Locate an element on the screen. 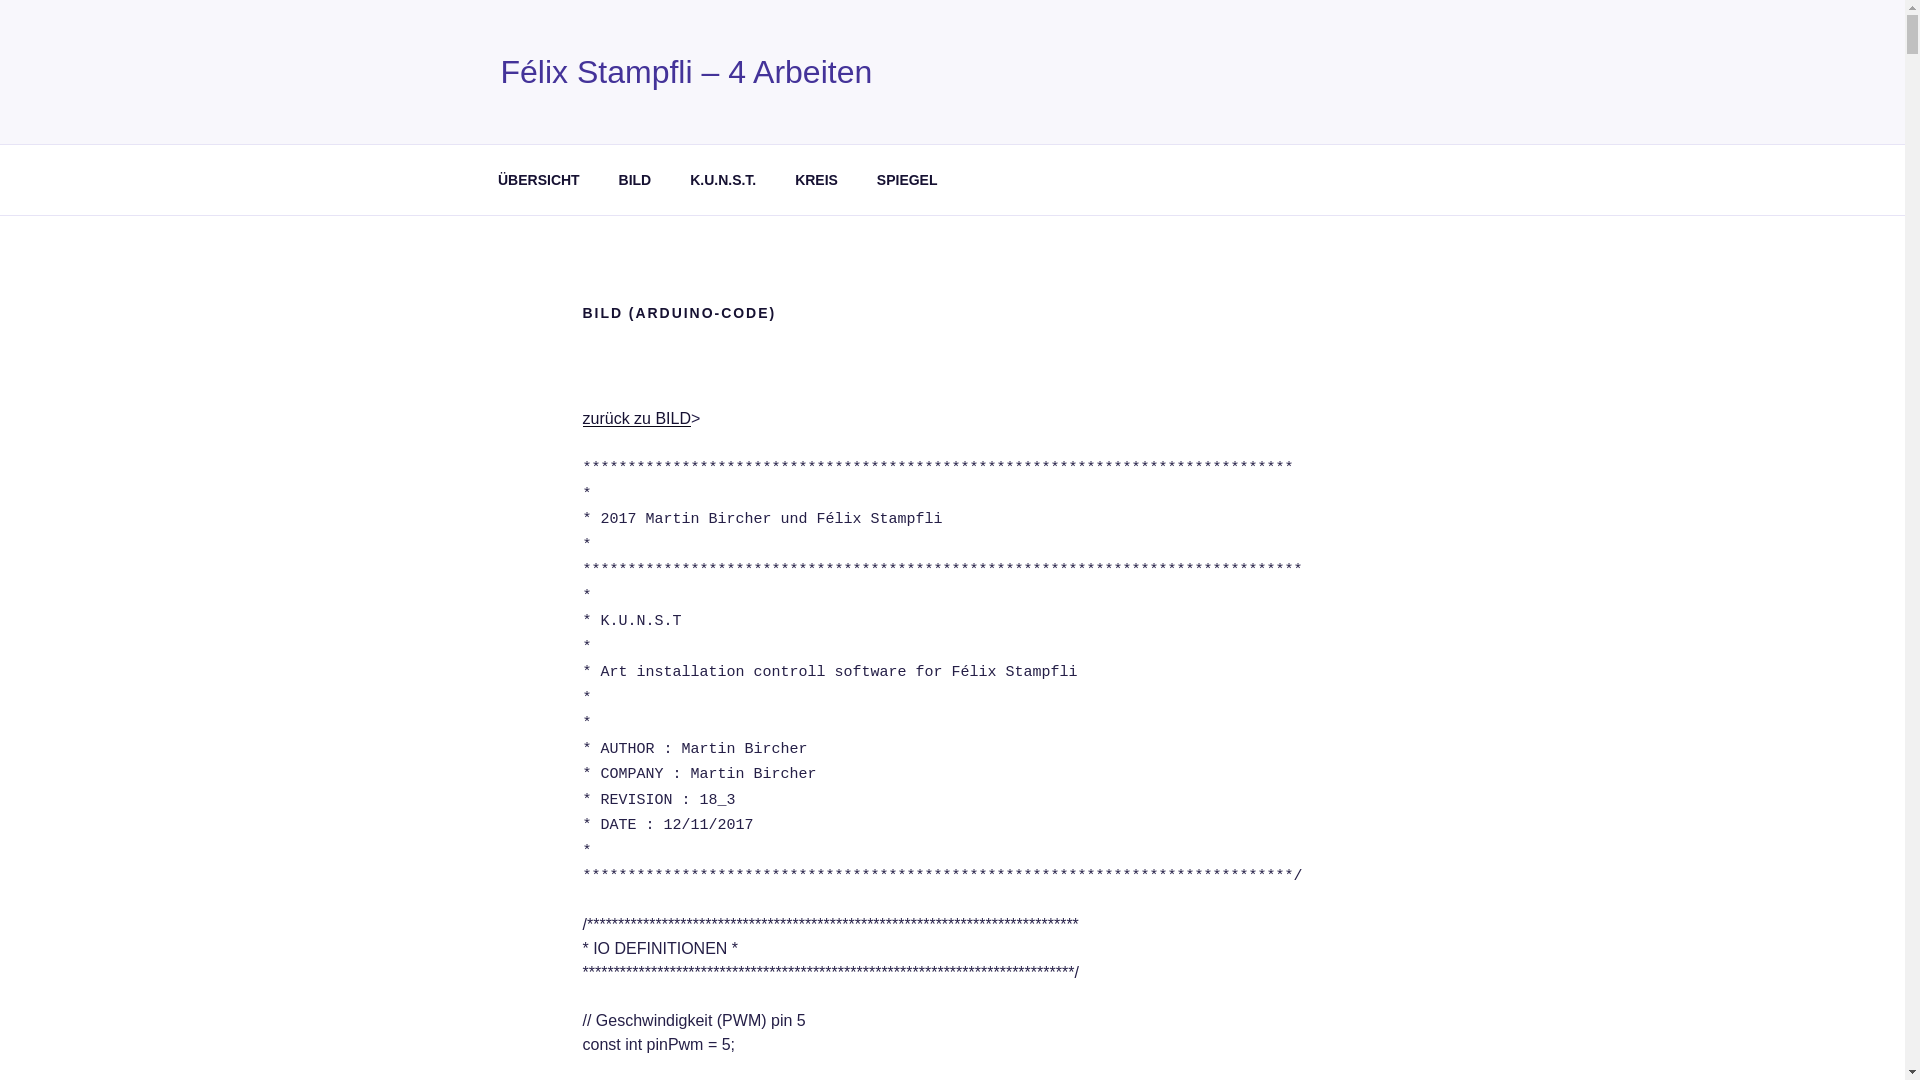 This screenshot has width=1920, height=1080. 'KREIS' is located at coordinates (776, 180).